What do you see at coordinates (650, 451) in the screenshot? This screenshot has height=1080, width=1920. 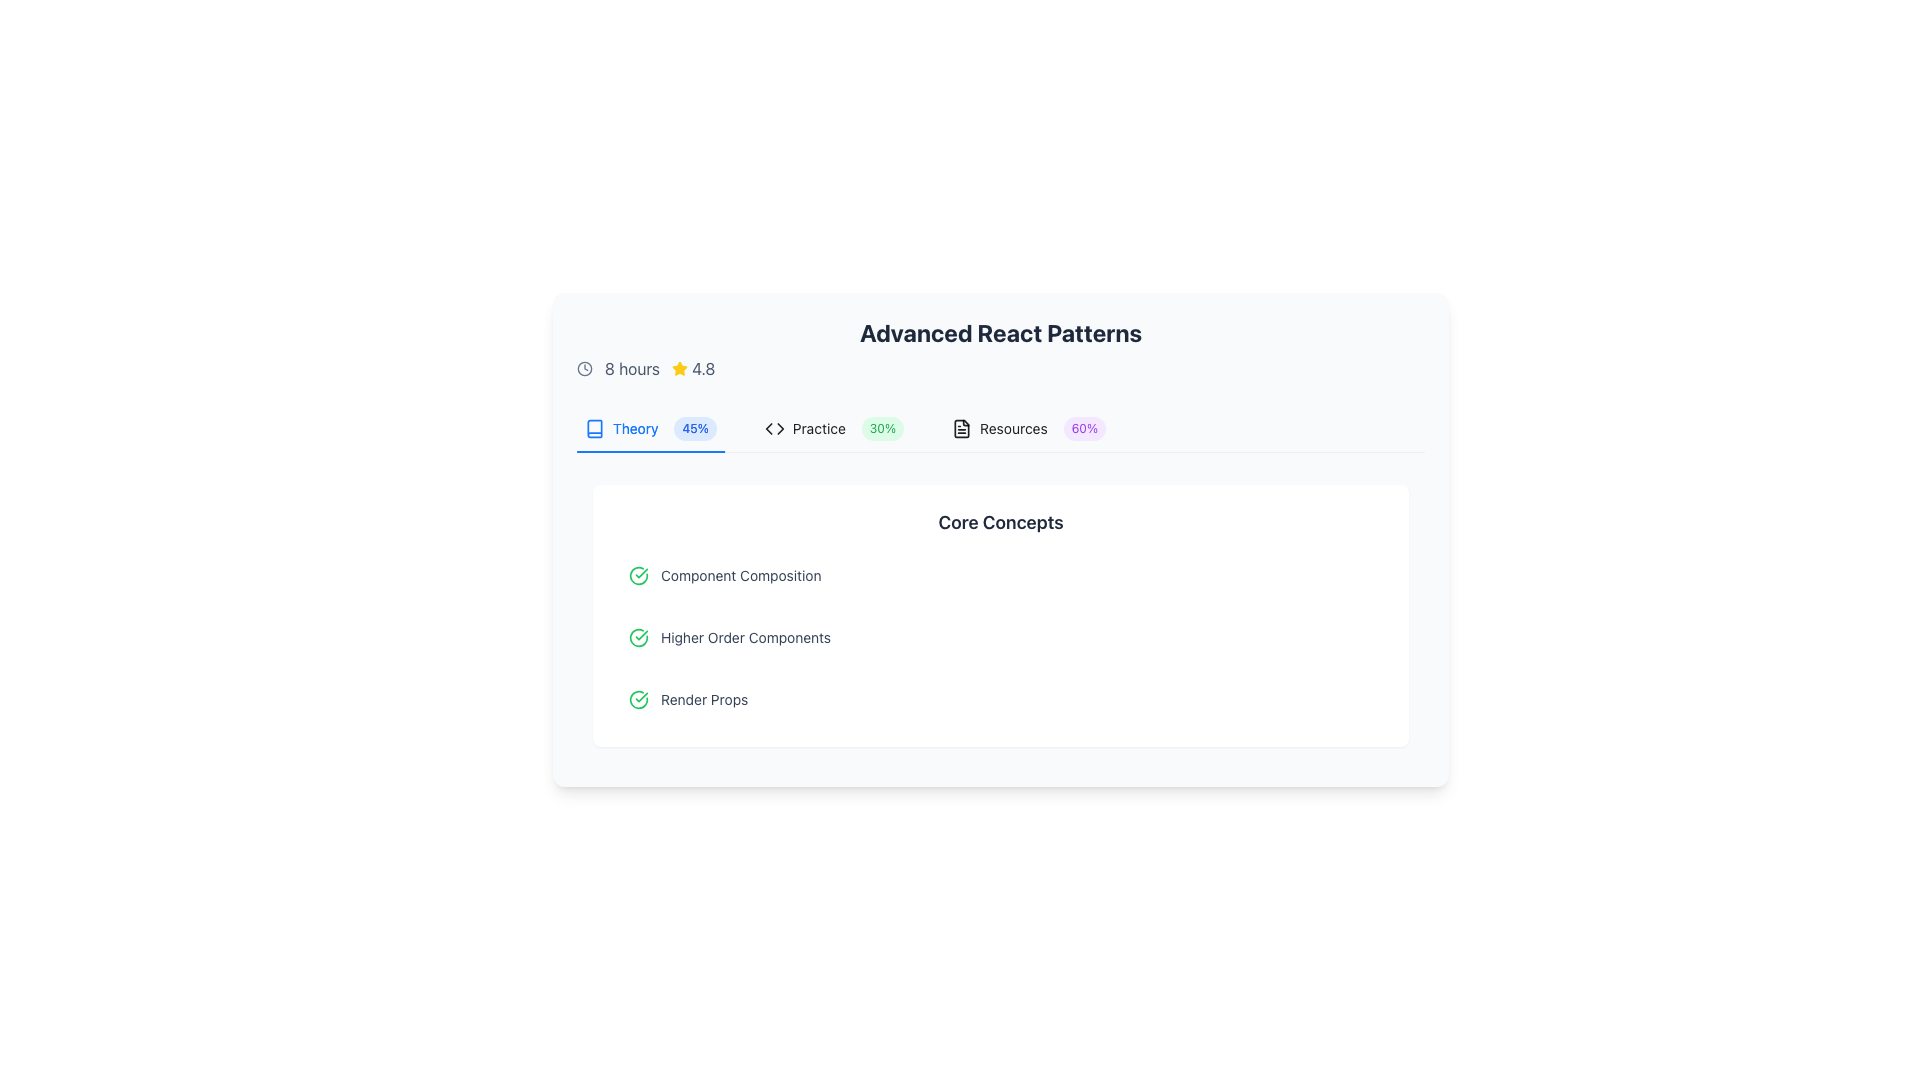 I see `the Indicator bar for the tab control, which visually represents the active tab in the tab navigation system, currently indicating the 'Theory' tab` at bounding box center [650, 451].